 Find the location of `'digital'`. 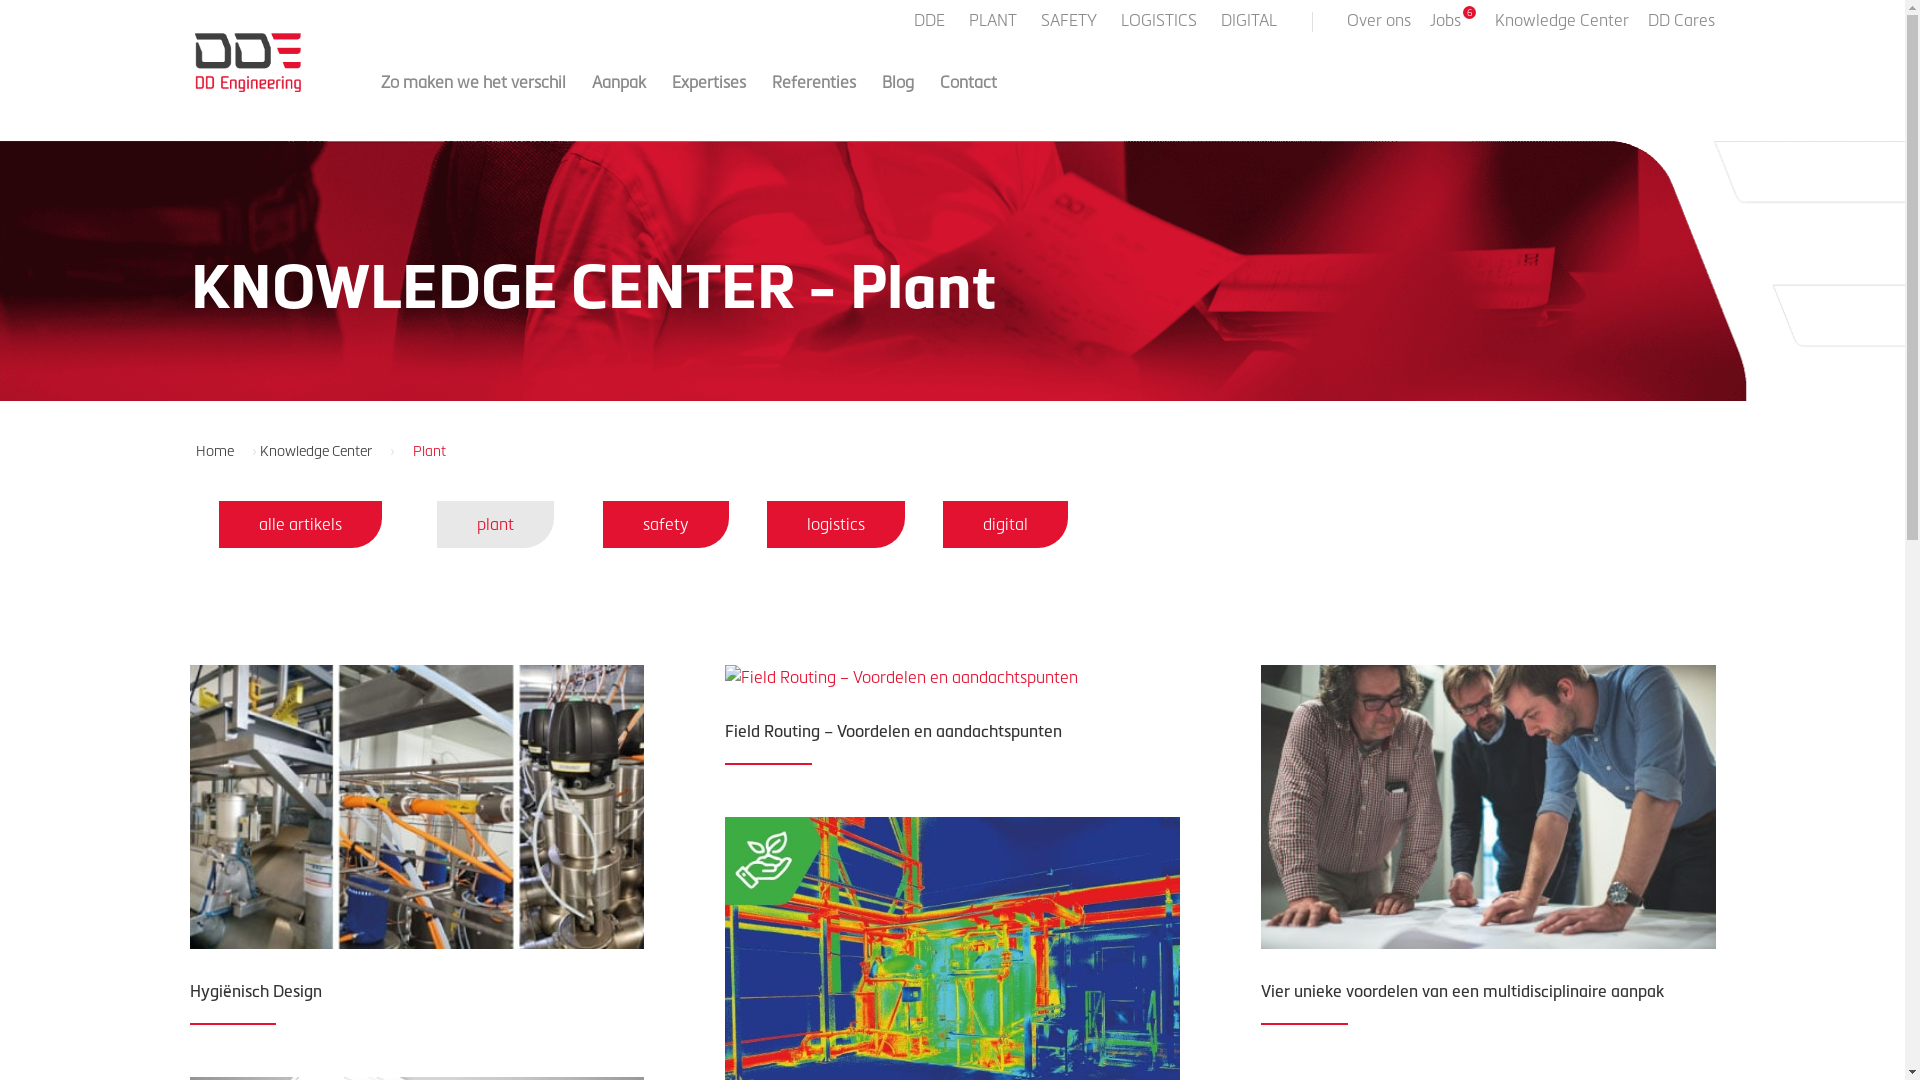

'digital' is located at coordinates (1005, 523).